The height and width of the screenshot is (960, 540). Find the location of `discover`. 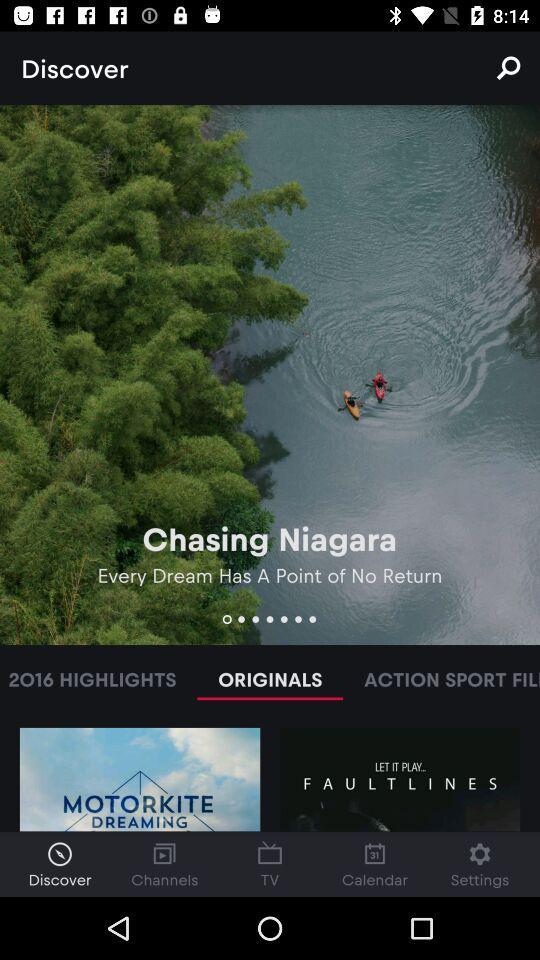

discover is located at coordinates (60, 863).